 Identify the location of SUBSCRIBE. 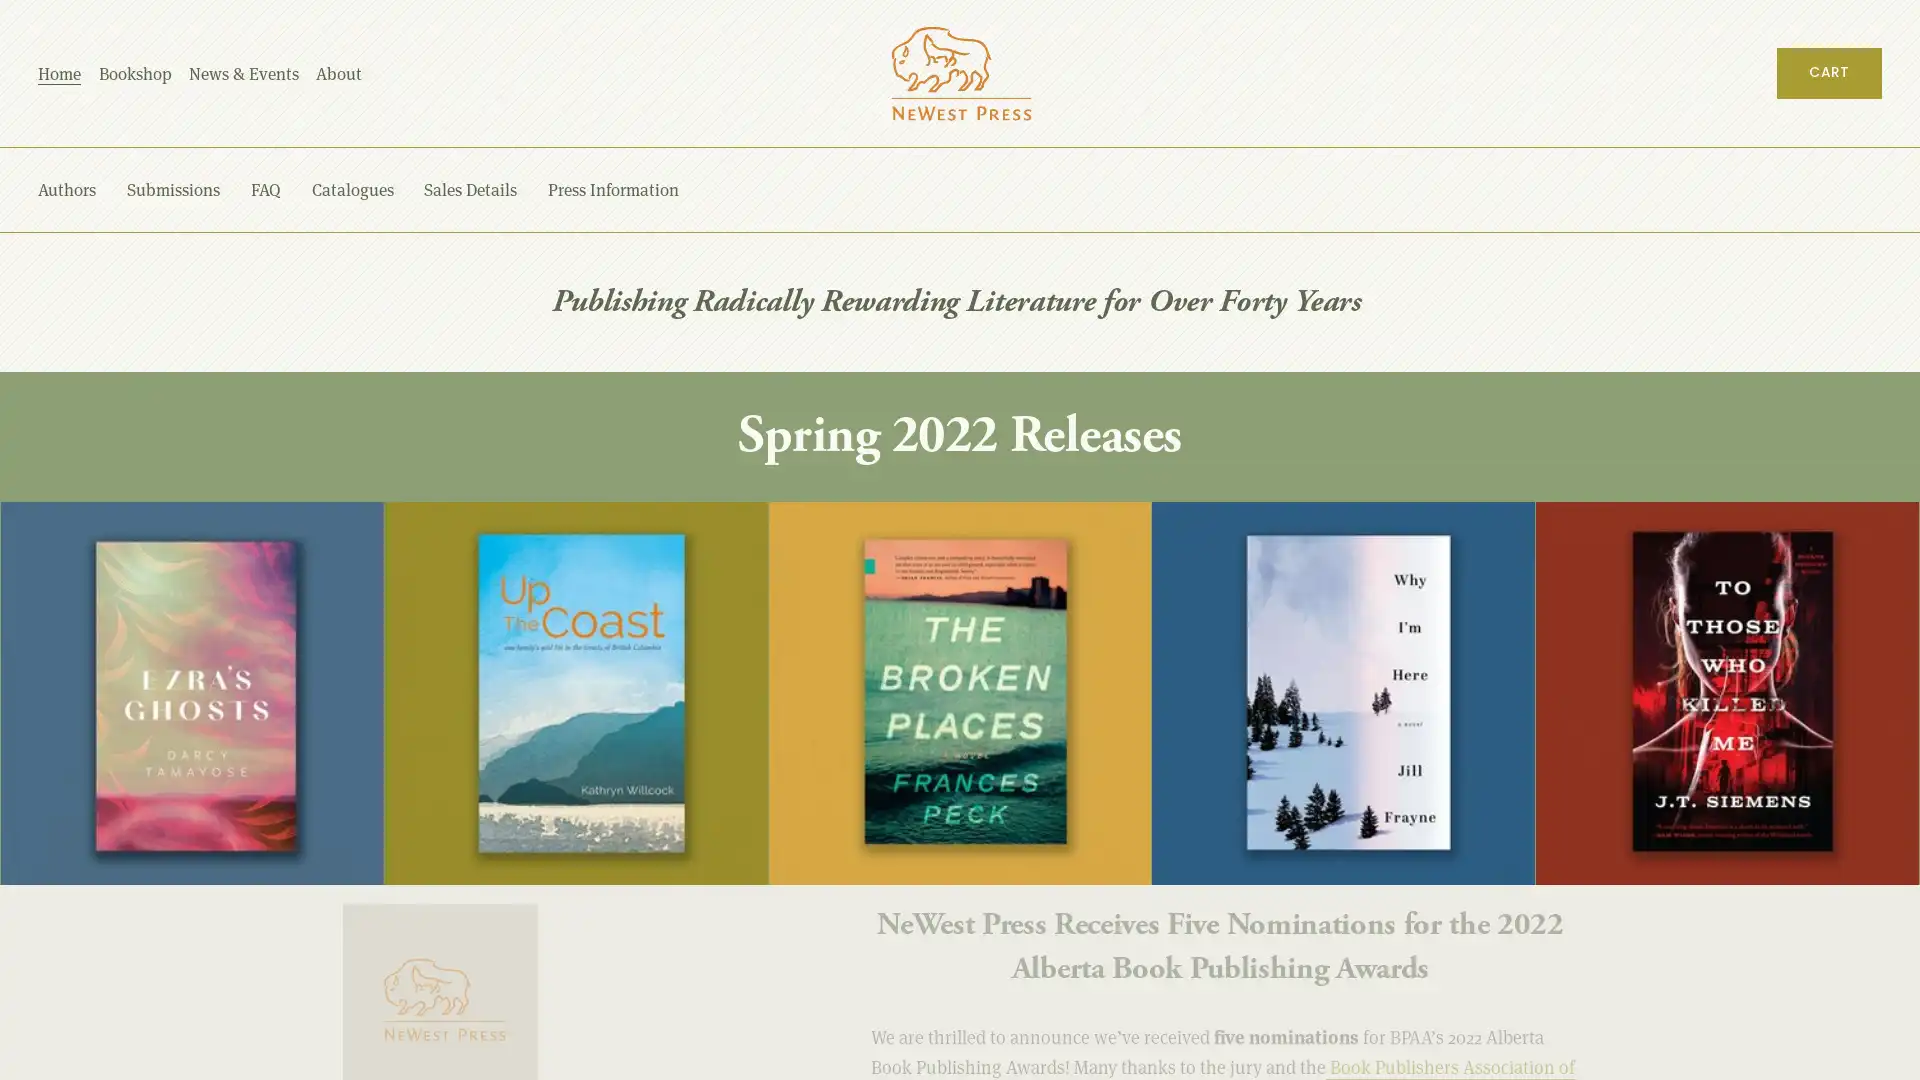
(1691, 871).